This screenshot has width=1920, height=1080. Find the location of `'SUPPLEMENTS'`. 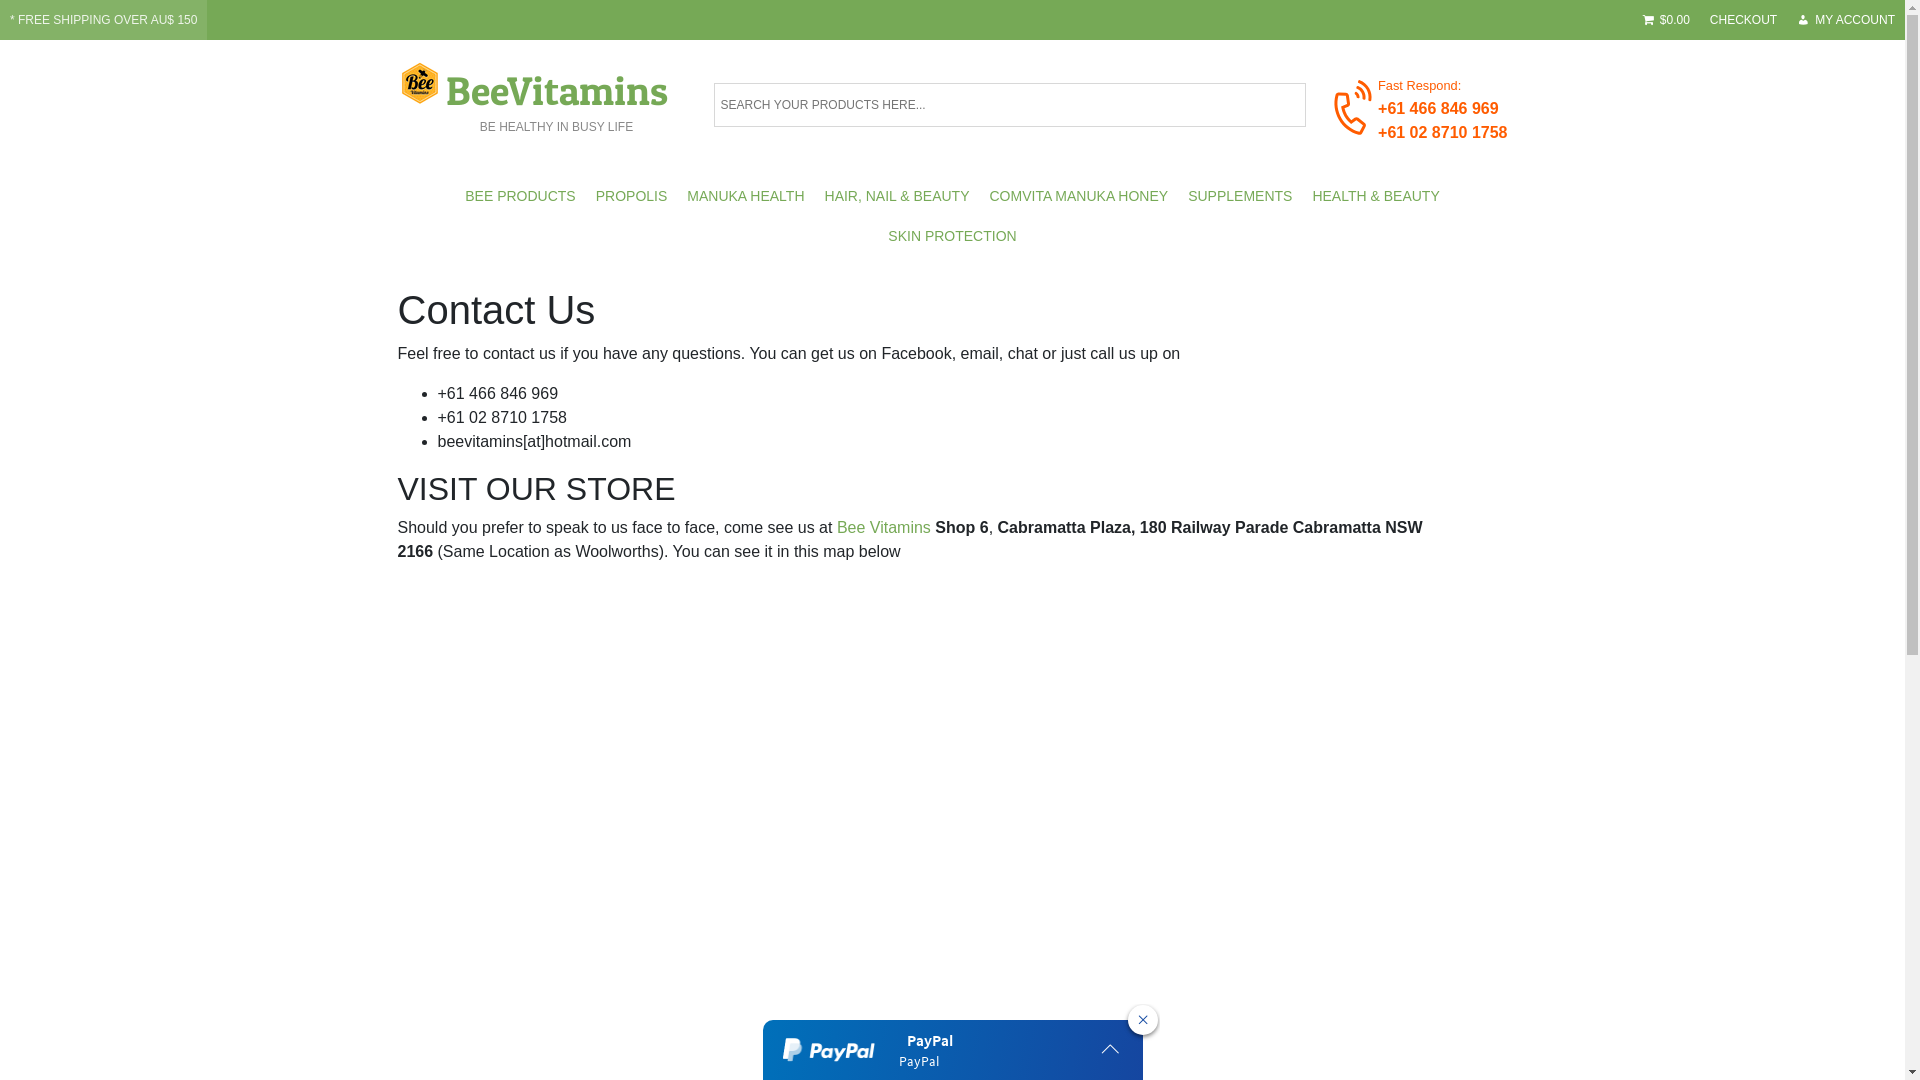

'SUPPLEMENTS' is located at coordinates (1238, 196).